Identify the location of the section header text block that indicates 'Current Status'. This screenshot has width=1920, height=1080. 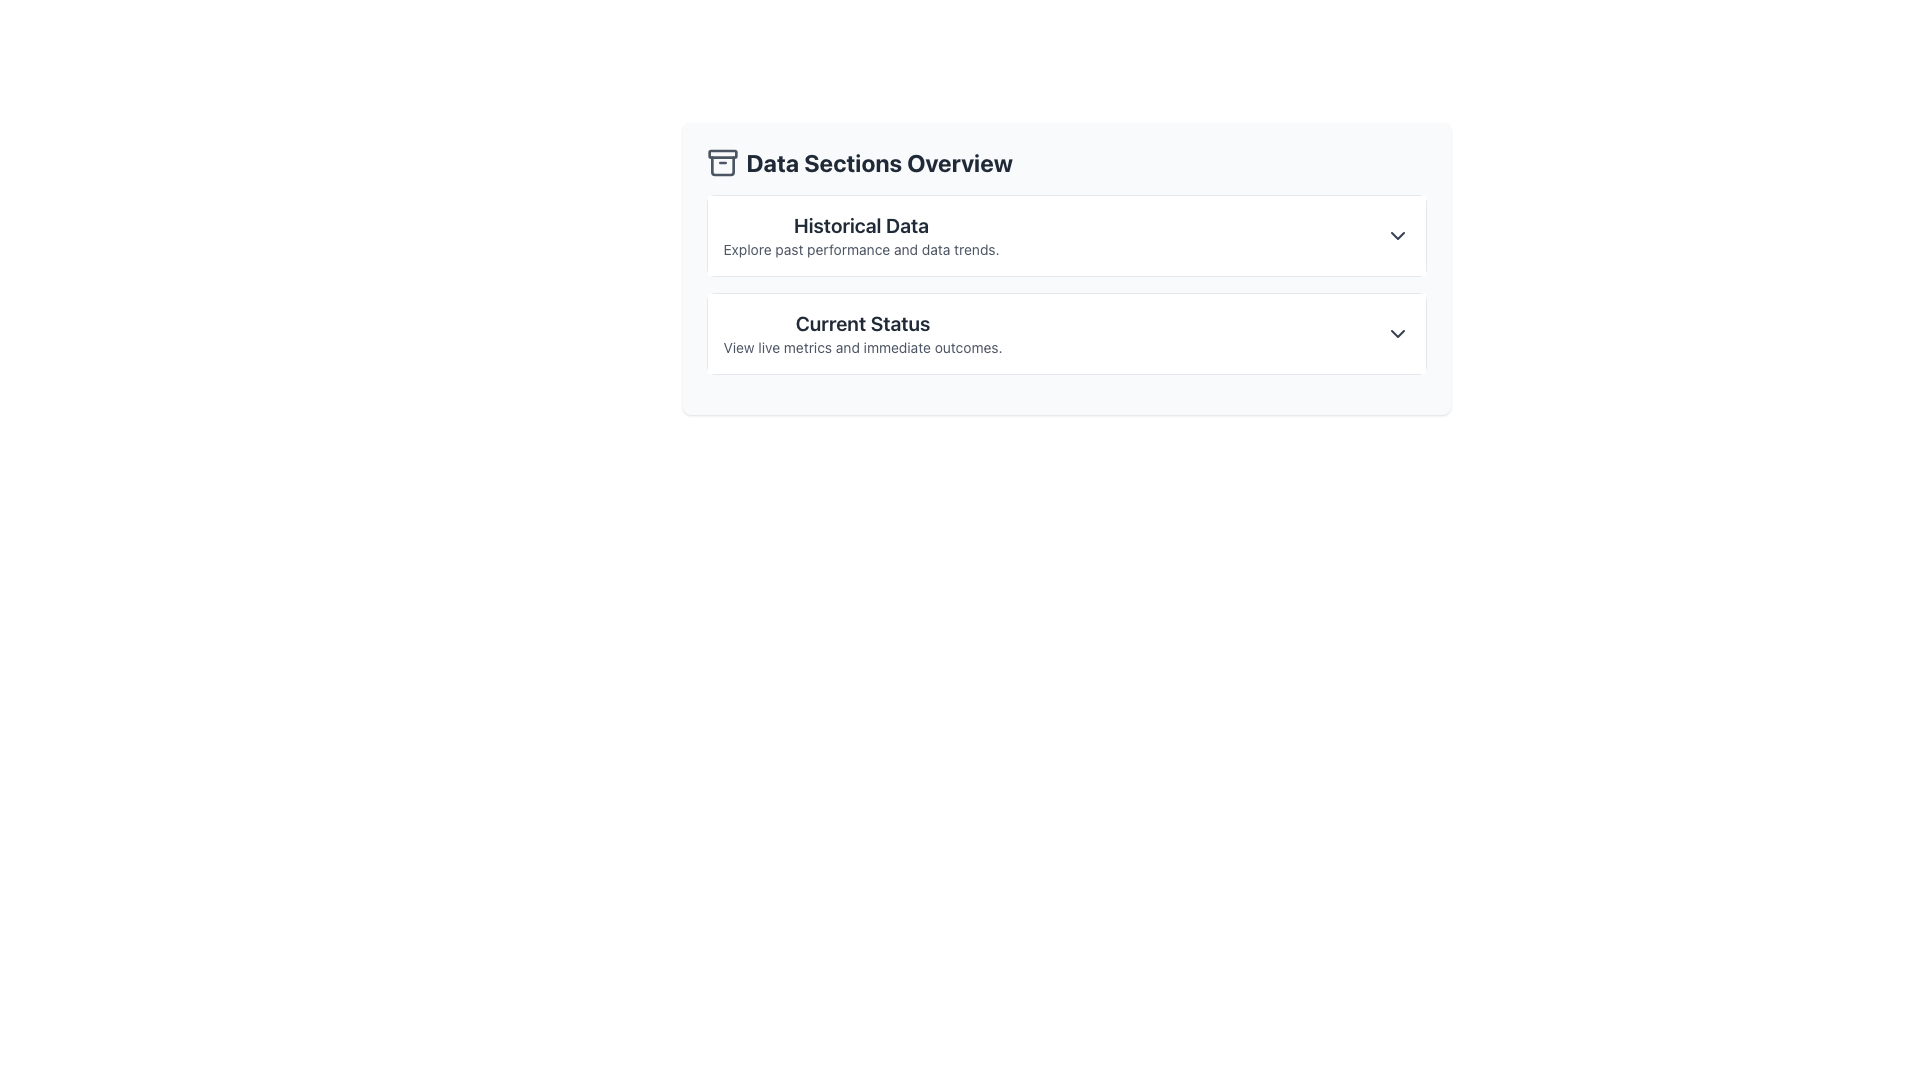
(863, 333).